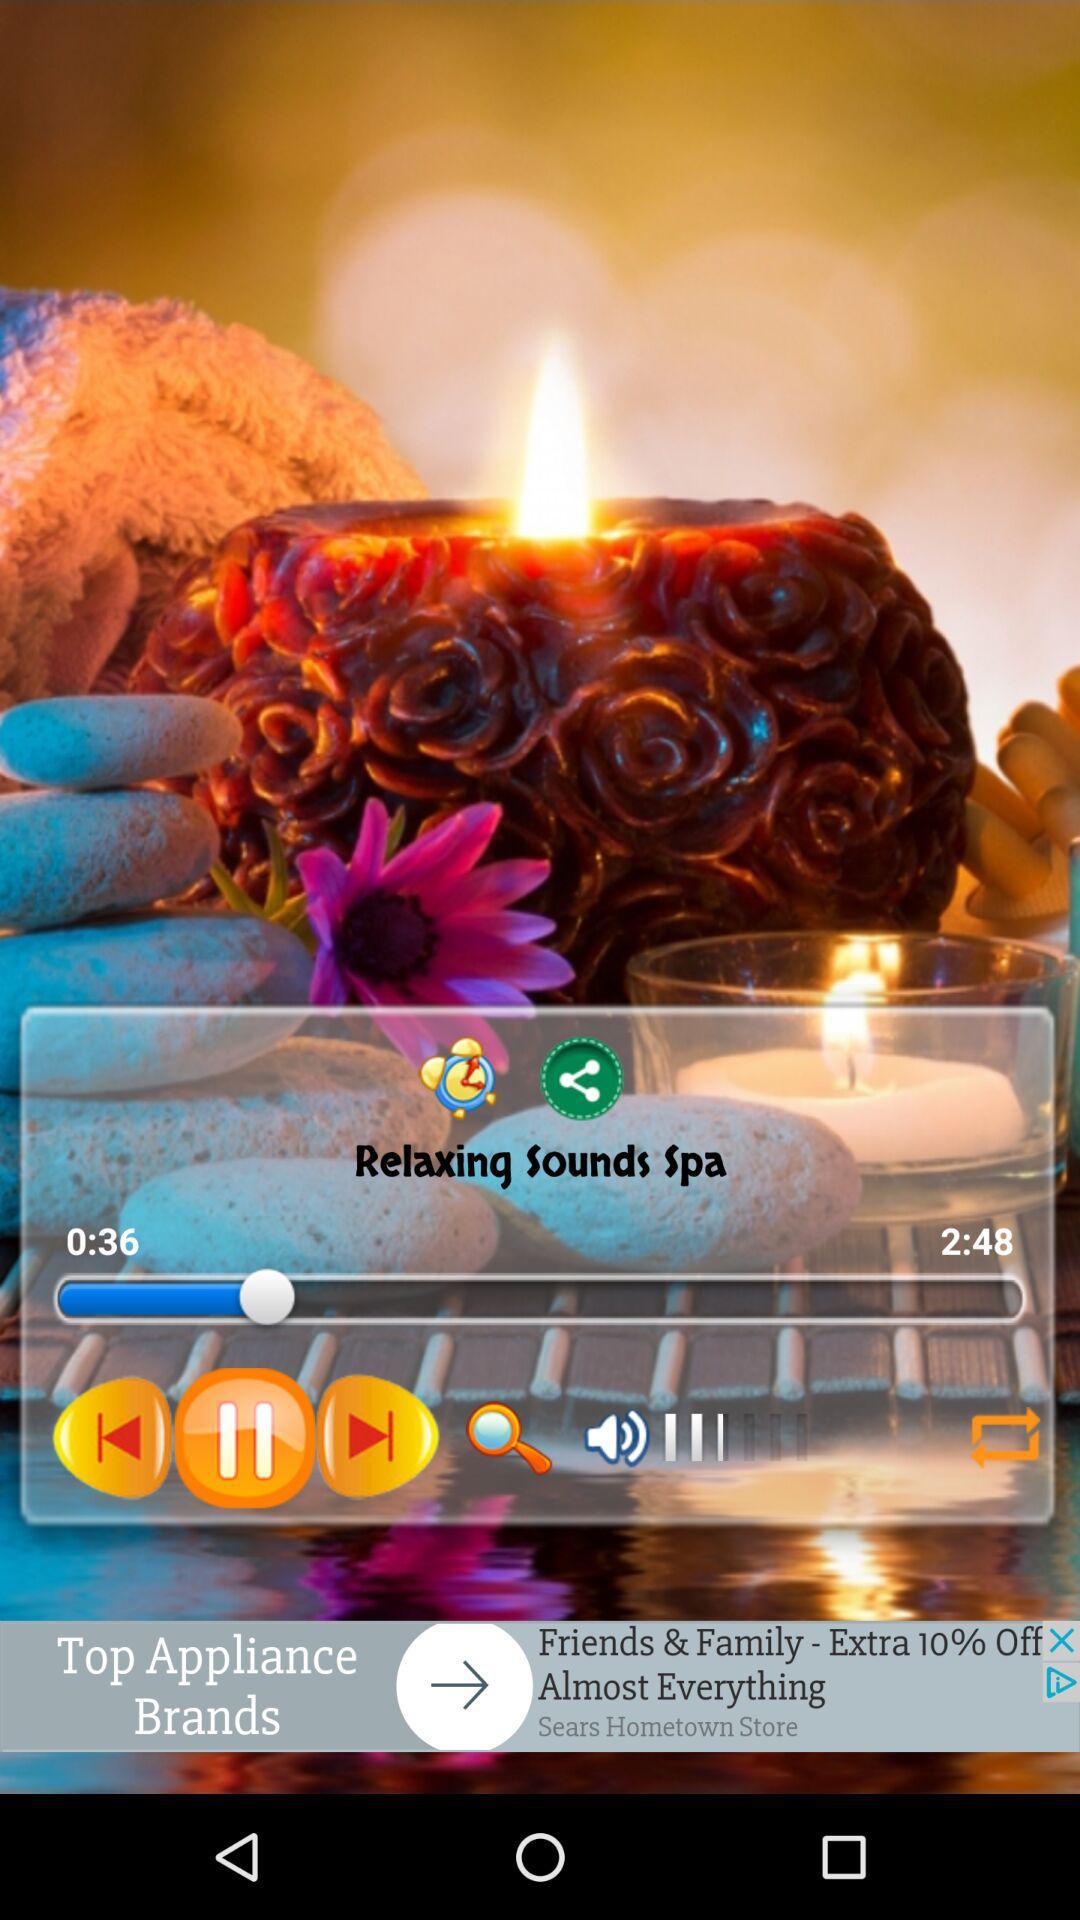 The height and width of the screenshot is (1920, 1080). Describe the element at coordinates (540, 1685) in the screenshot. I see `this highlighted interactive element is advertisement` at that location.